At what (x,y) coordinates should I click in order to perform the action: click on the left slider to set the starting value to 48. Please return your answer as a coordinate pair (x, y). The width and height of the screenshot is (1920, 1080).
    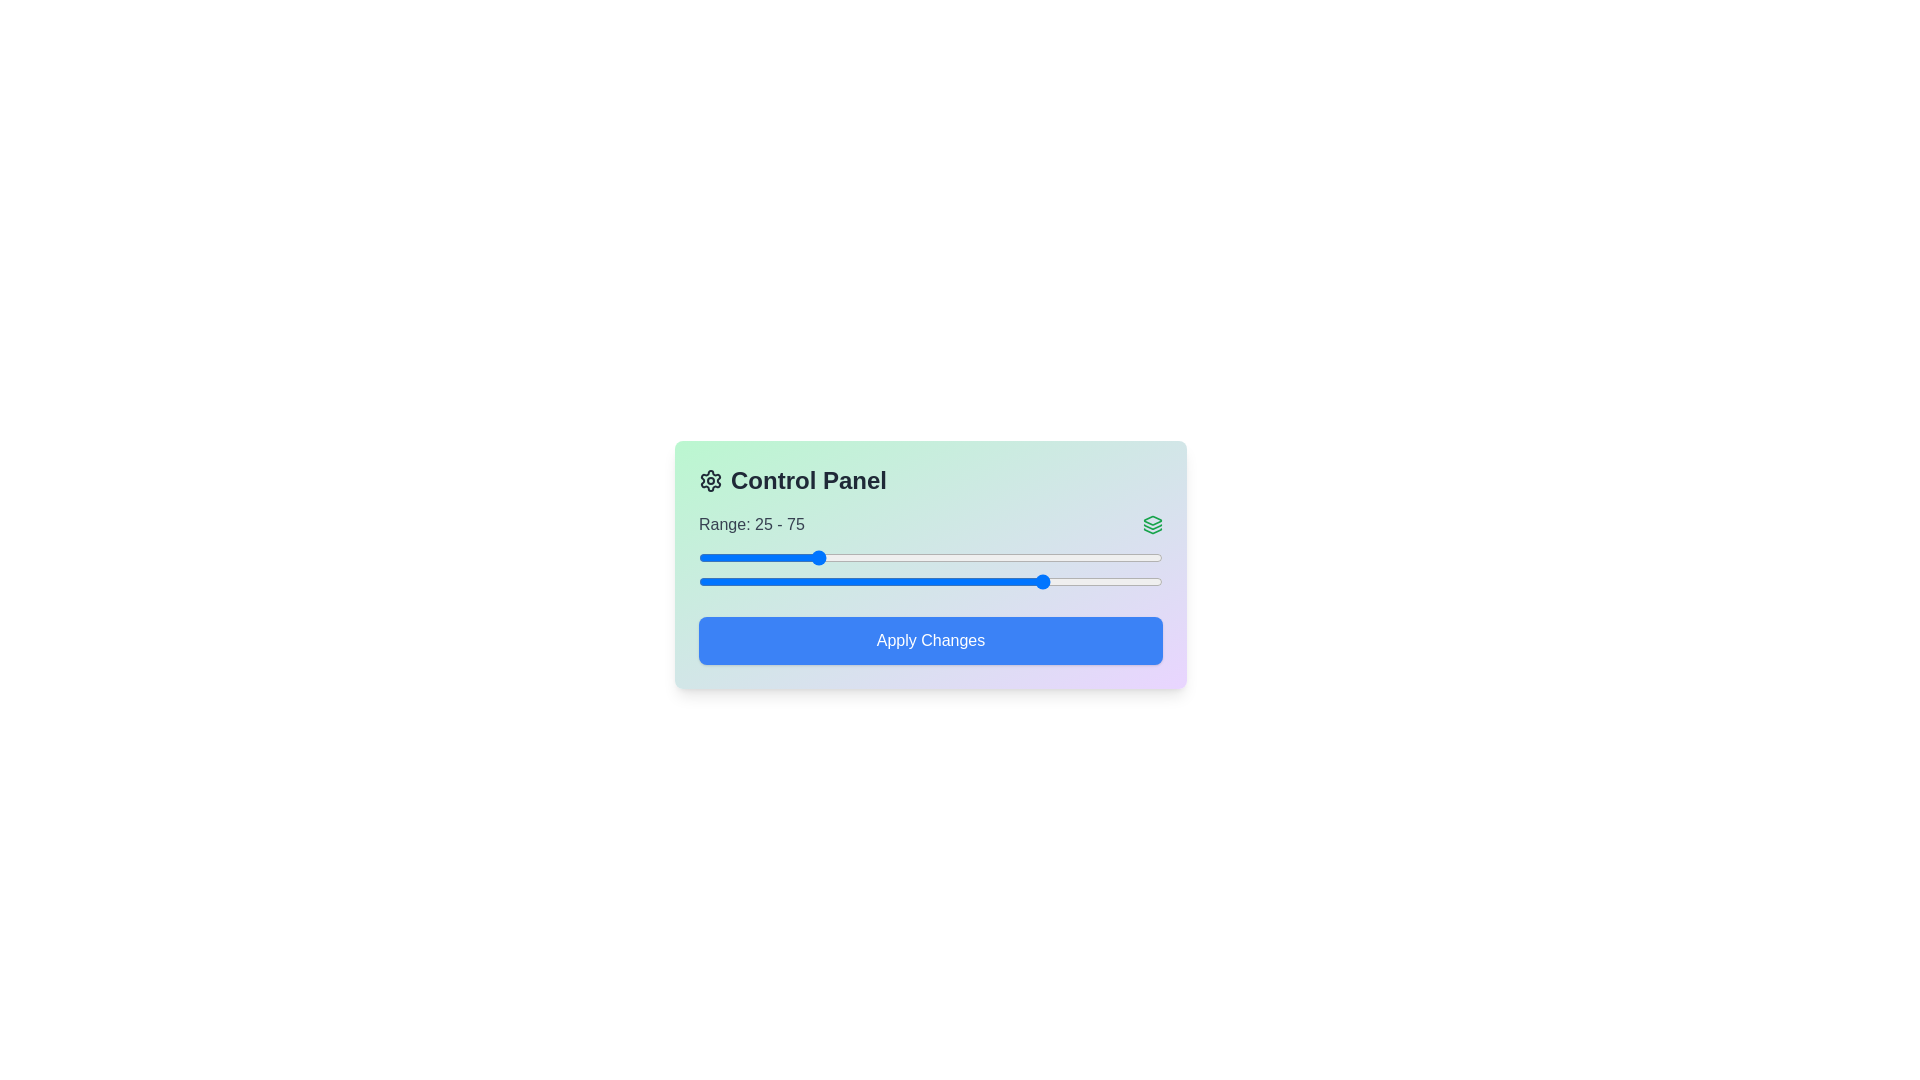
    Looking at the image, I should click on (920, 558).